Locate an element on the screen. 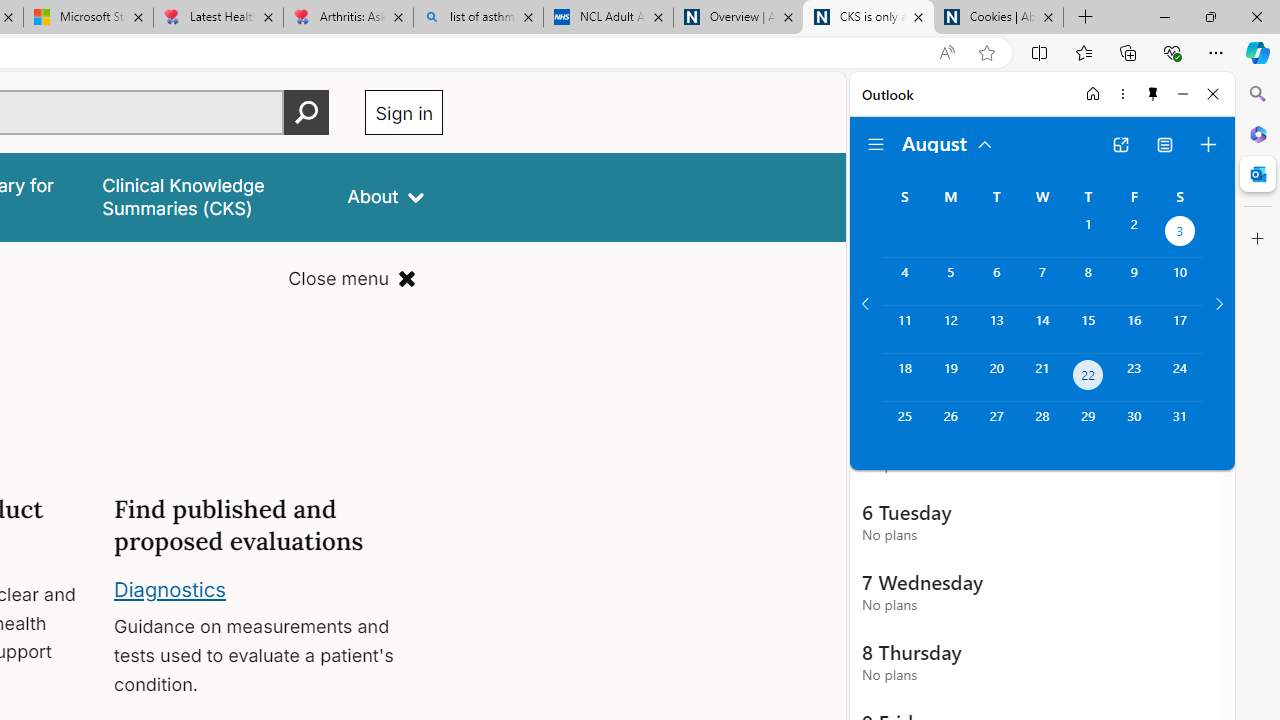 Image resolution: width=1280 pixels, height=720 pixels. 'Sign in' is located at coordinates (403, 112).